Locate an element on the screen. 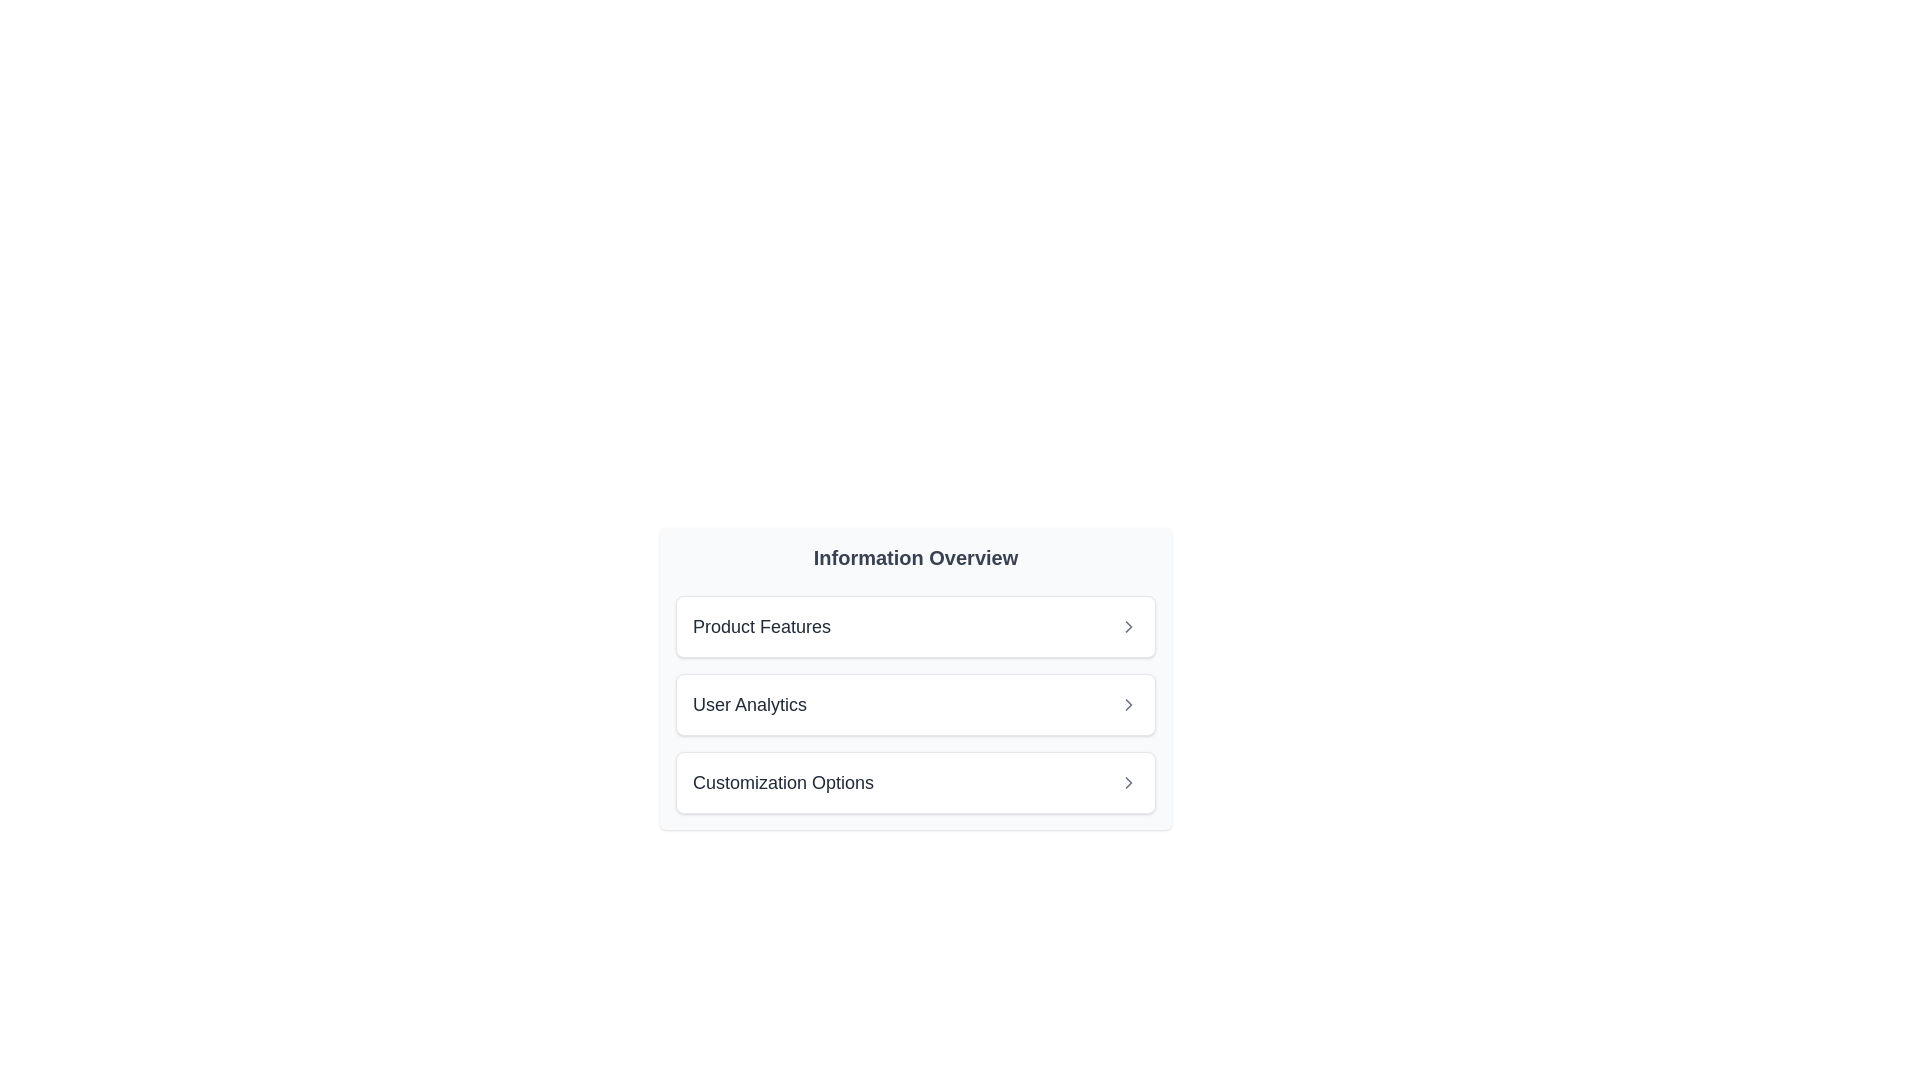 The width and height of the screenshot is (1920, 1080). the right-facing chevron icon located at the far-right end of the 'Customization Options' section is located at coordinates (1128, 782).